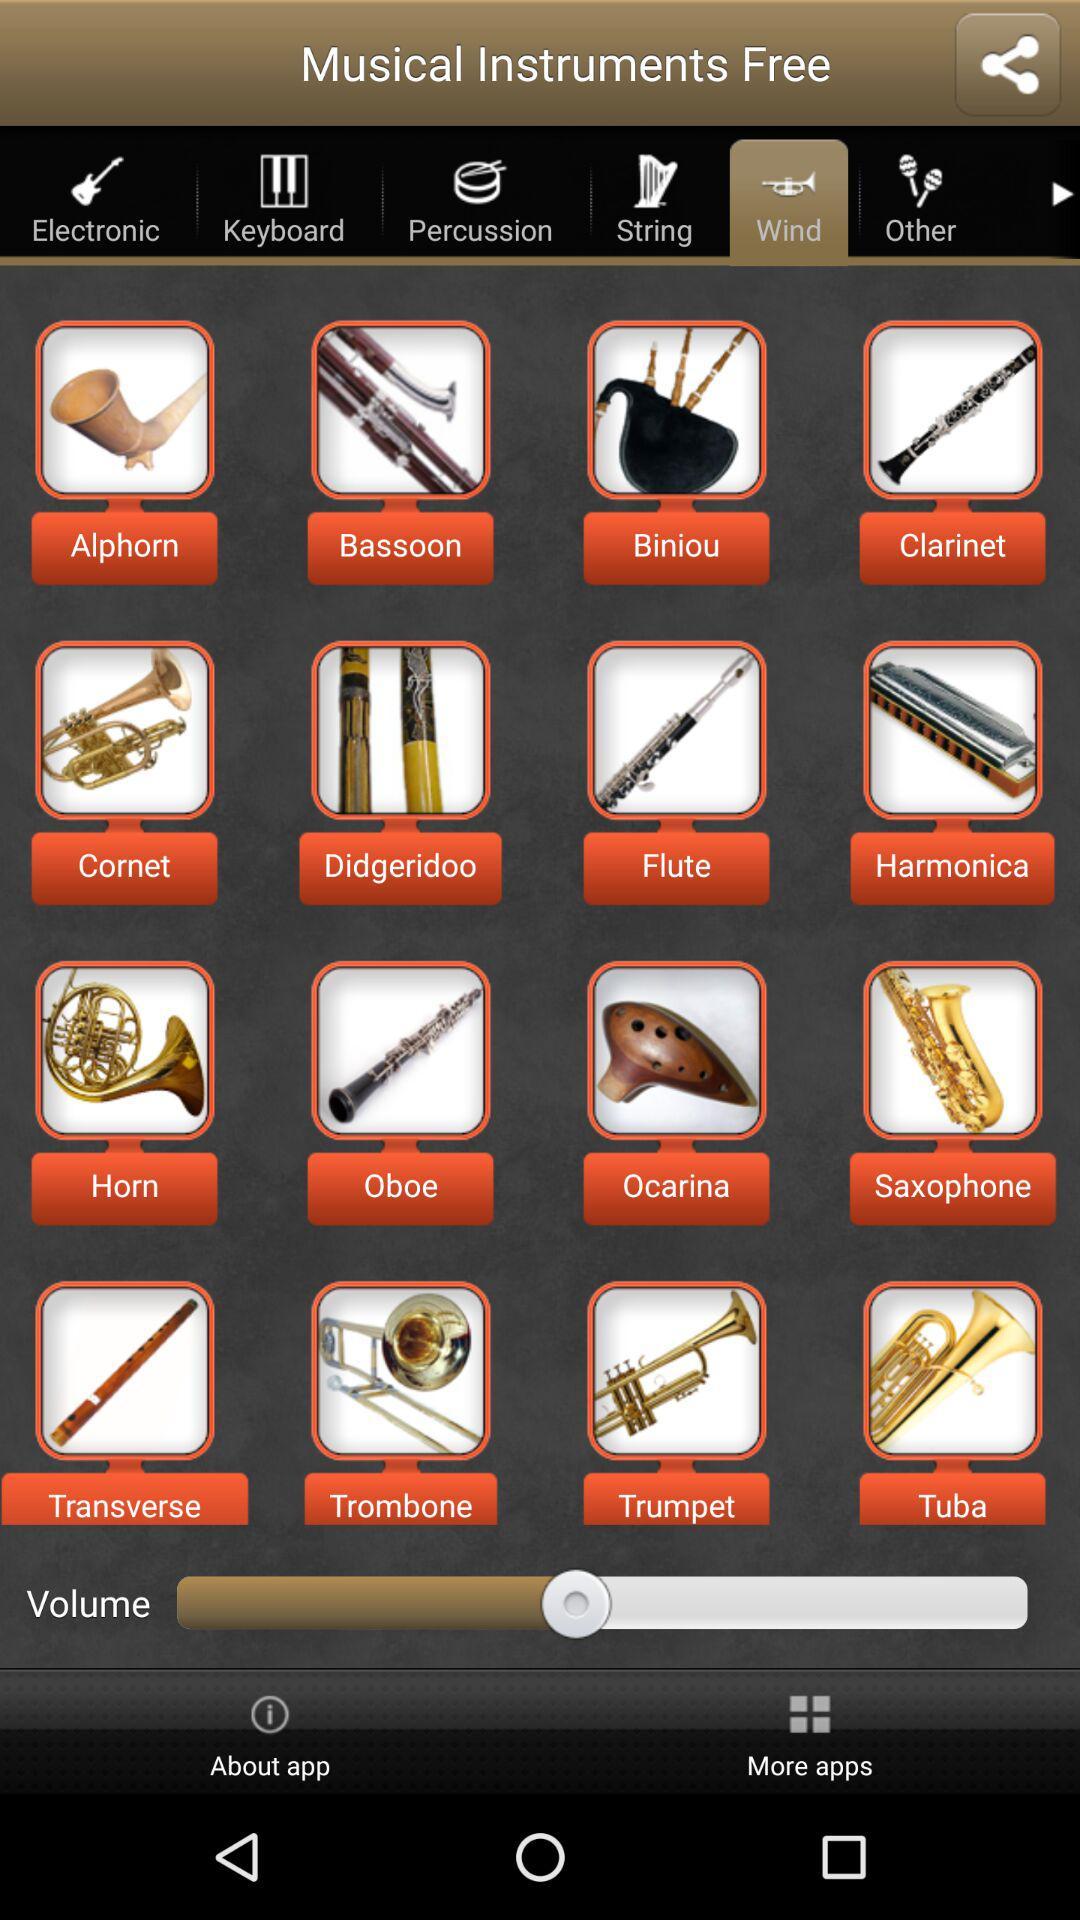  What do you see at coordinates (1007, 66) in the screenshot?
I see `share button` at bounding box center [1007, 66].